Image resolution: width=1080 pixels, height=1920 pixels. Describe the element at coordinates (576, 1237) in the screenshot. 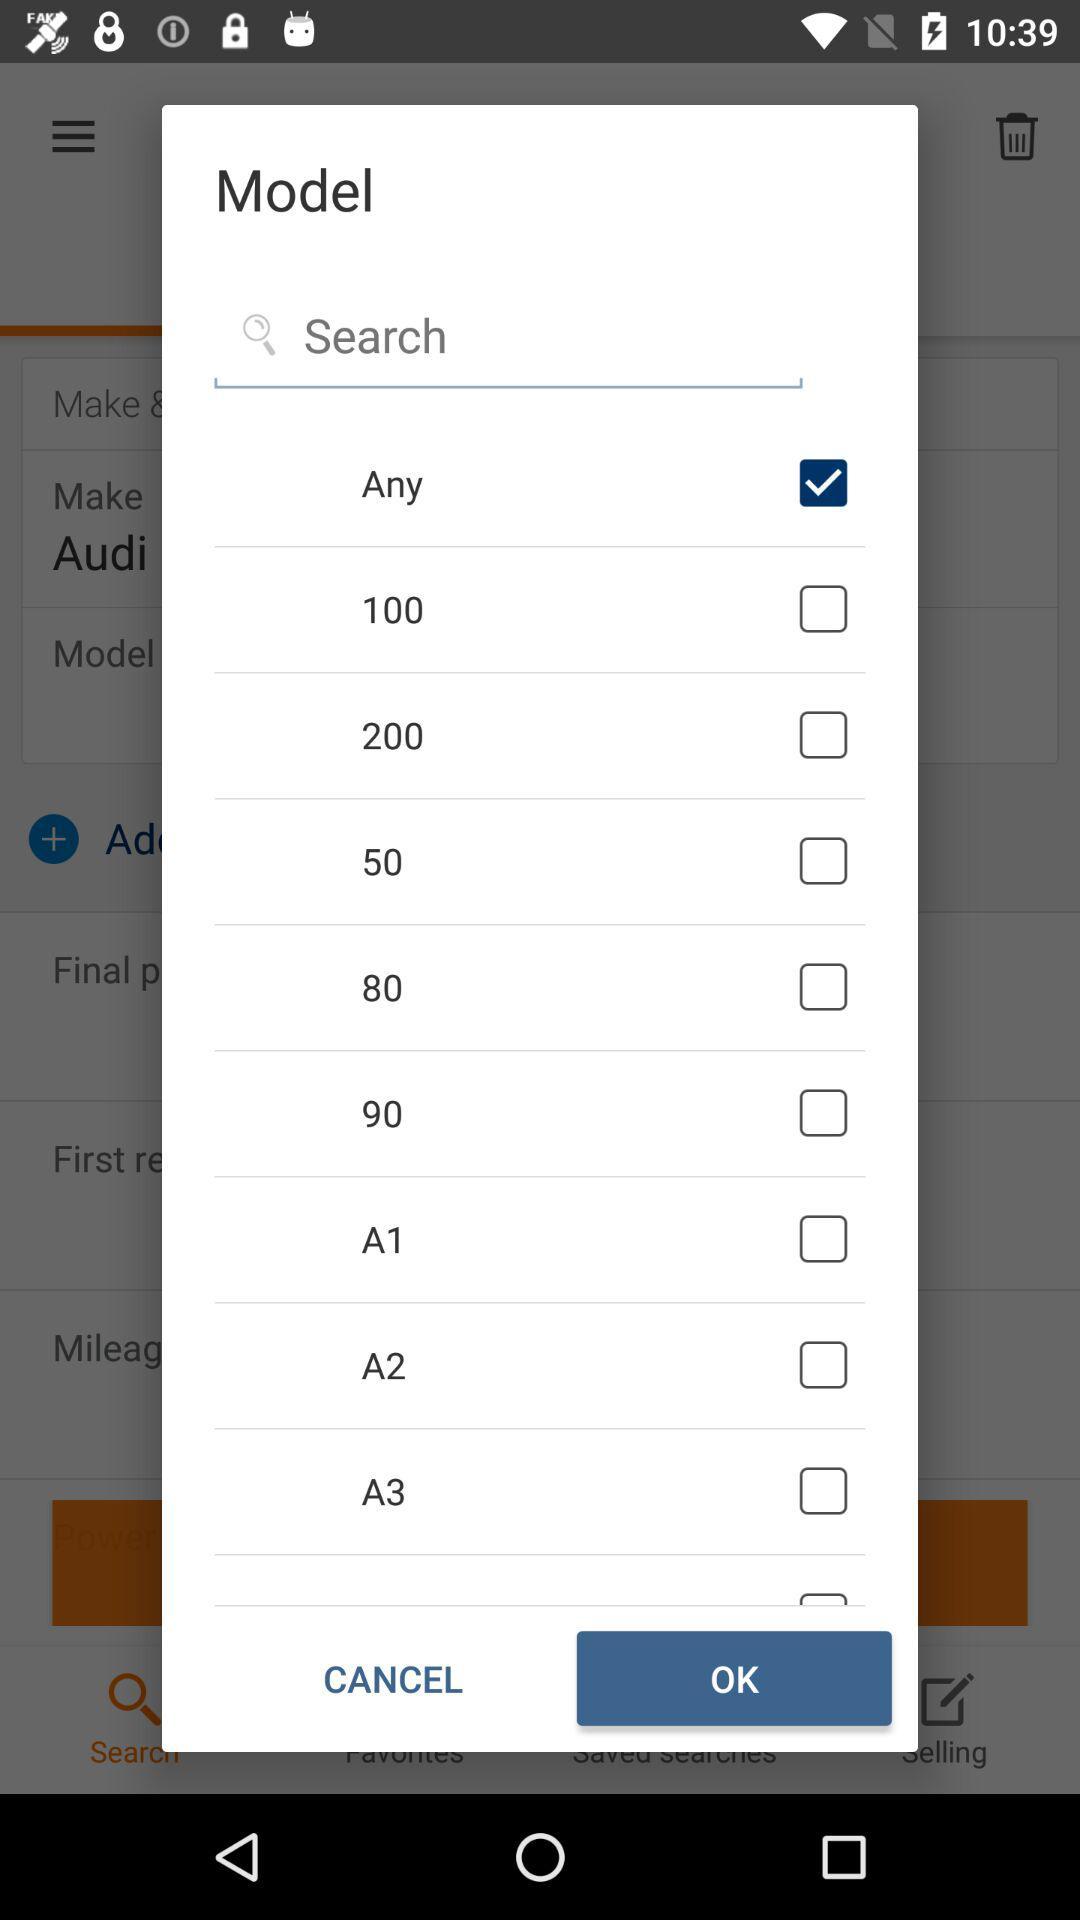

I see `the icon below 90 icon` at that location.